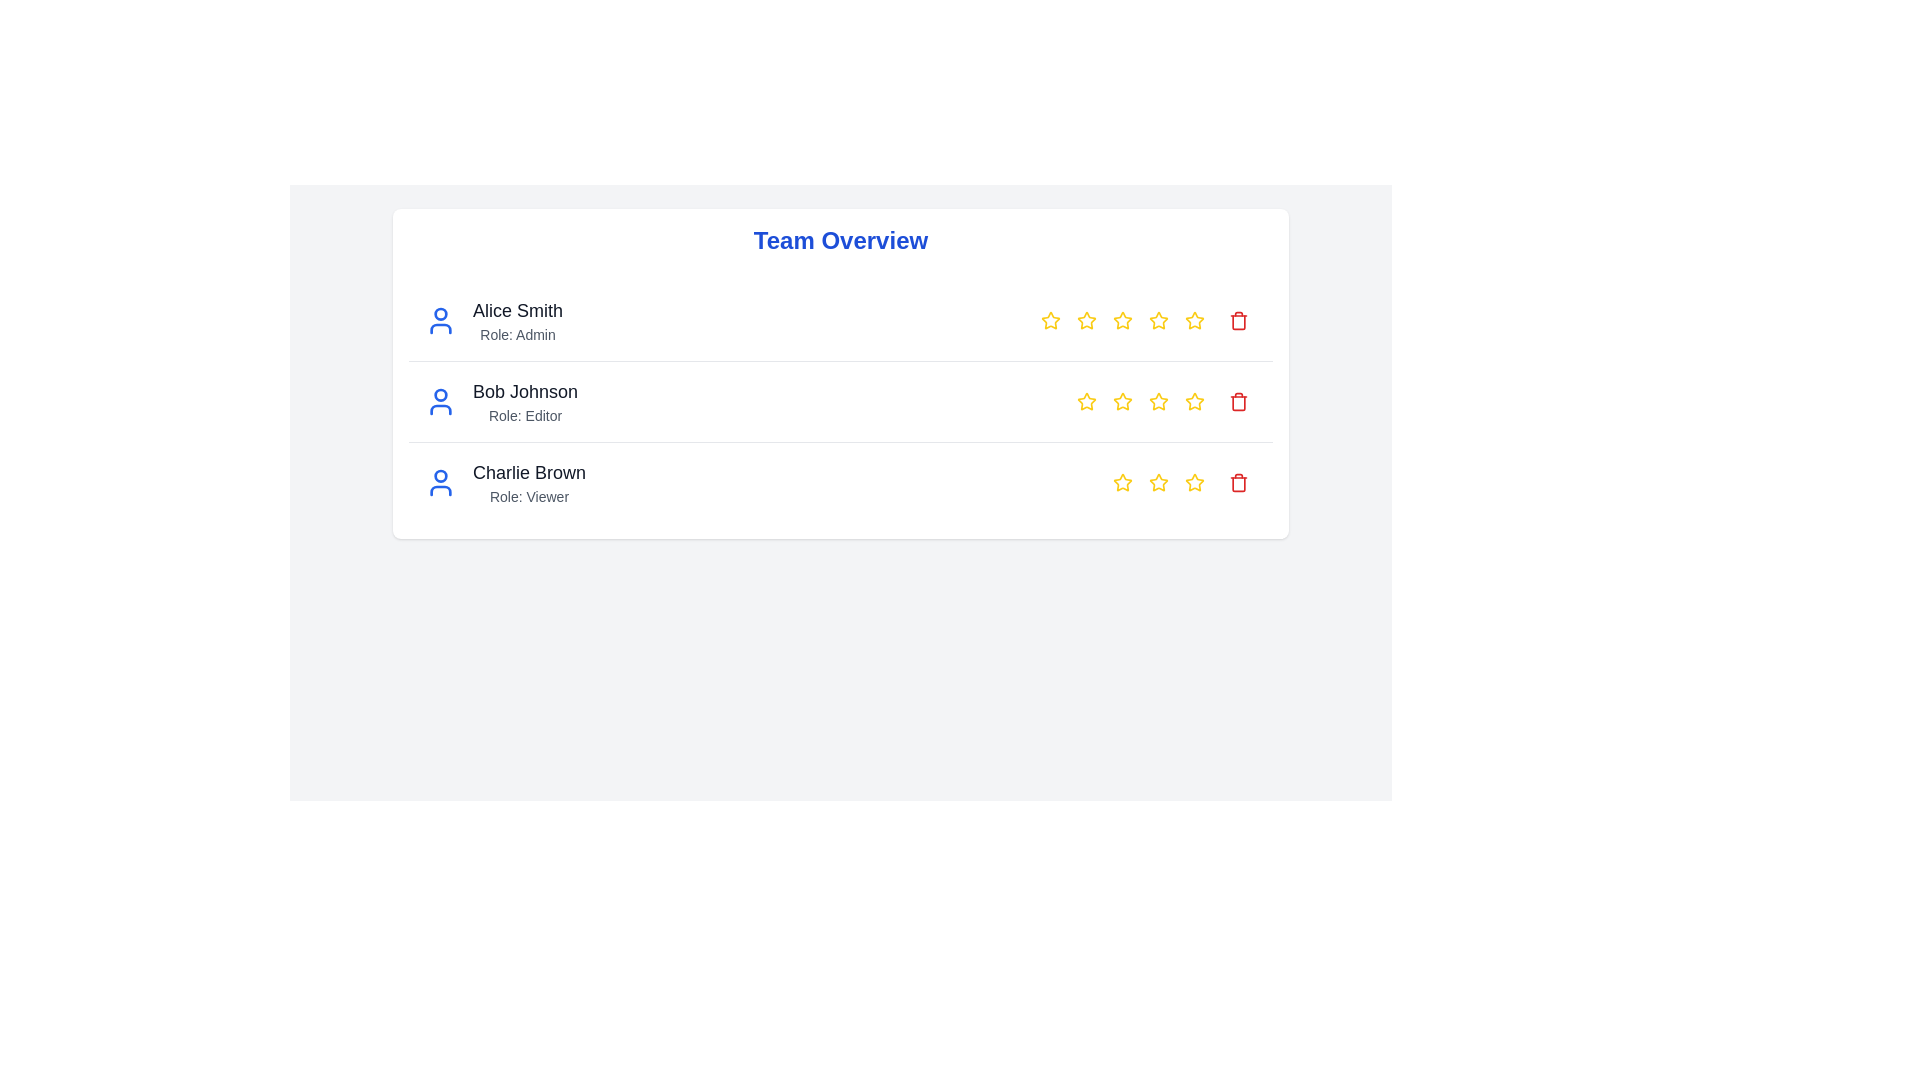  I want to click on the user icon with a bold blue outline that is the leftmost component in the row for 'Alice Smith, Role: Admin', so click(440, 319).